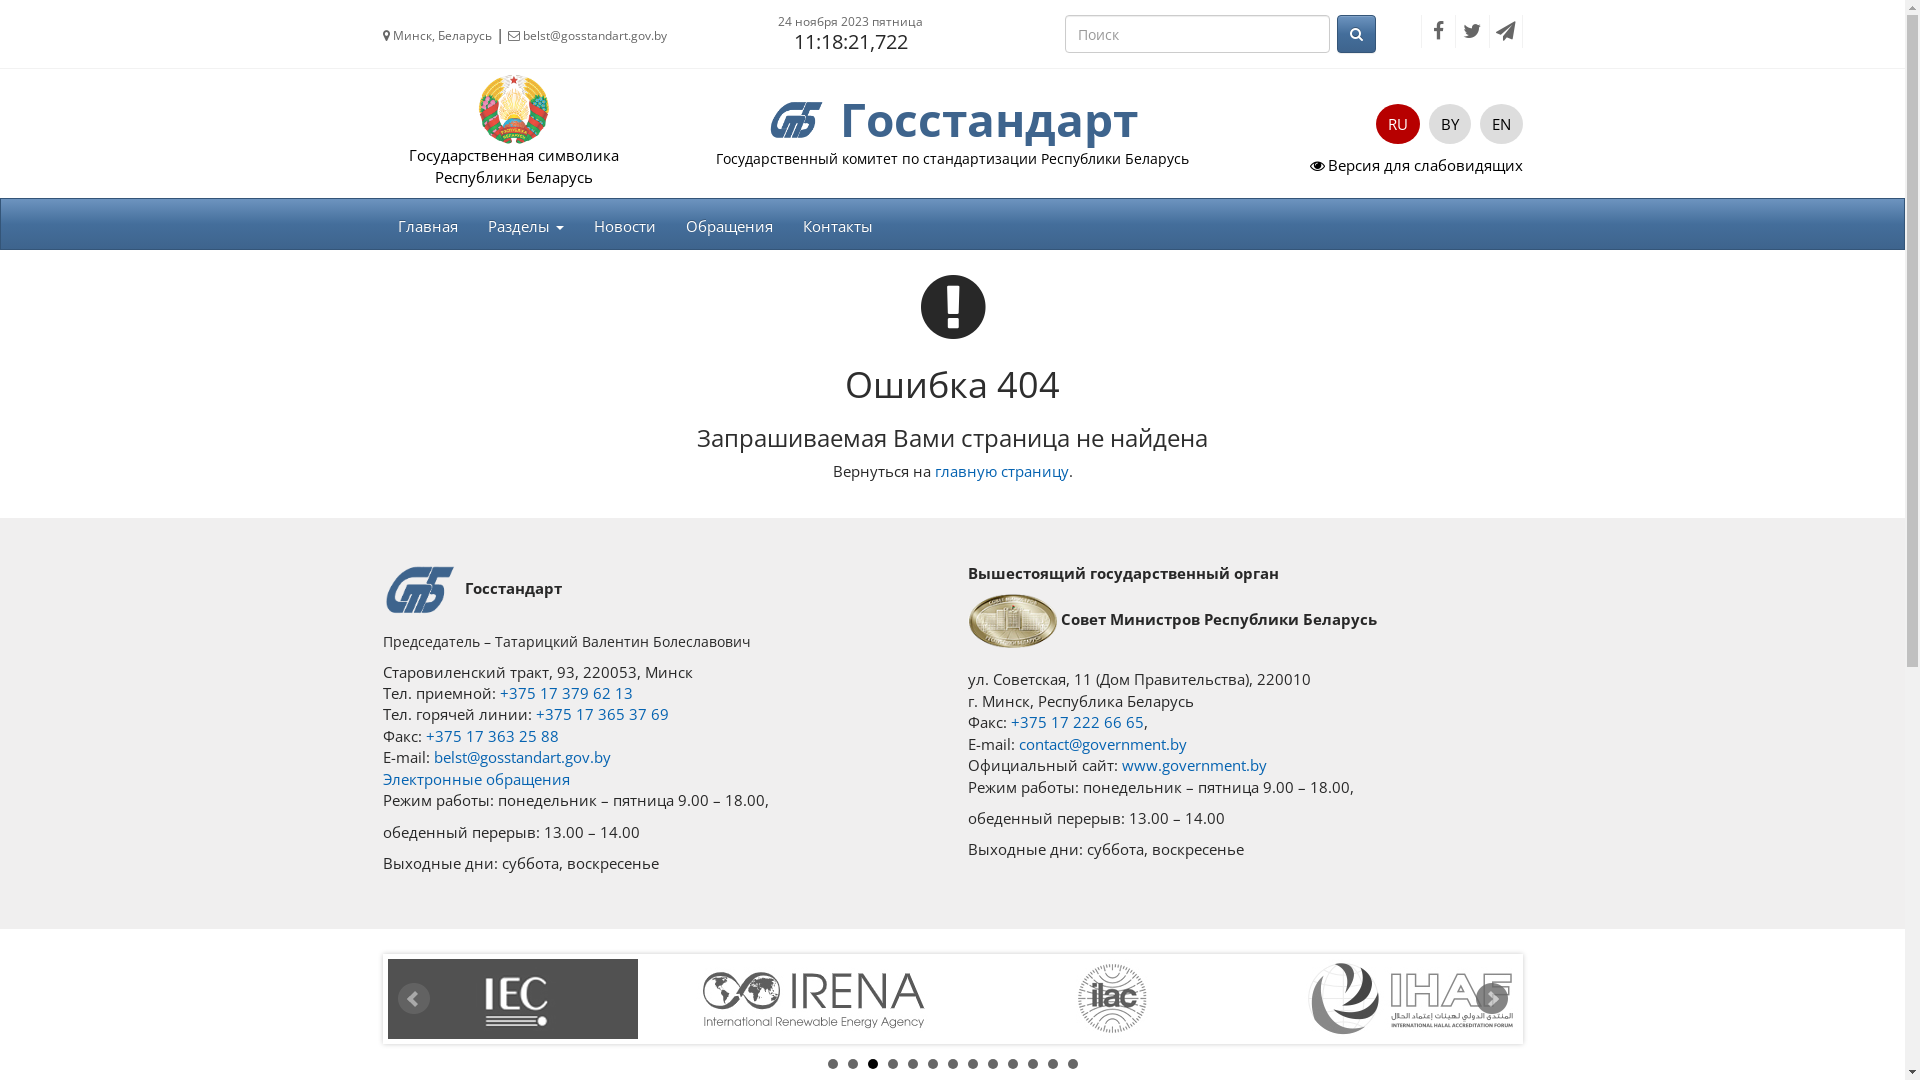 The width and height of the screenshot is (1920, 1080). Describe the element at coordinates (412, 999) in the screenshot. I see `'Prev'` at that location.